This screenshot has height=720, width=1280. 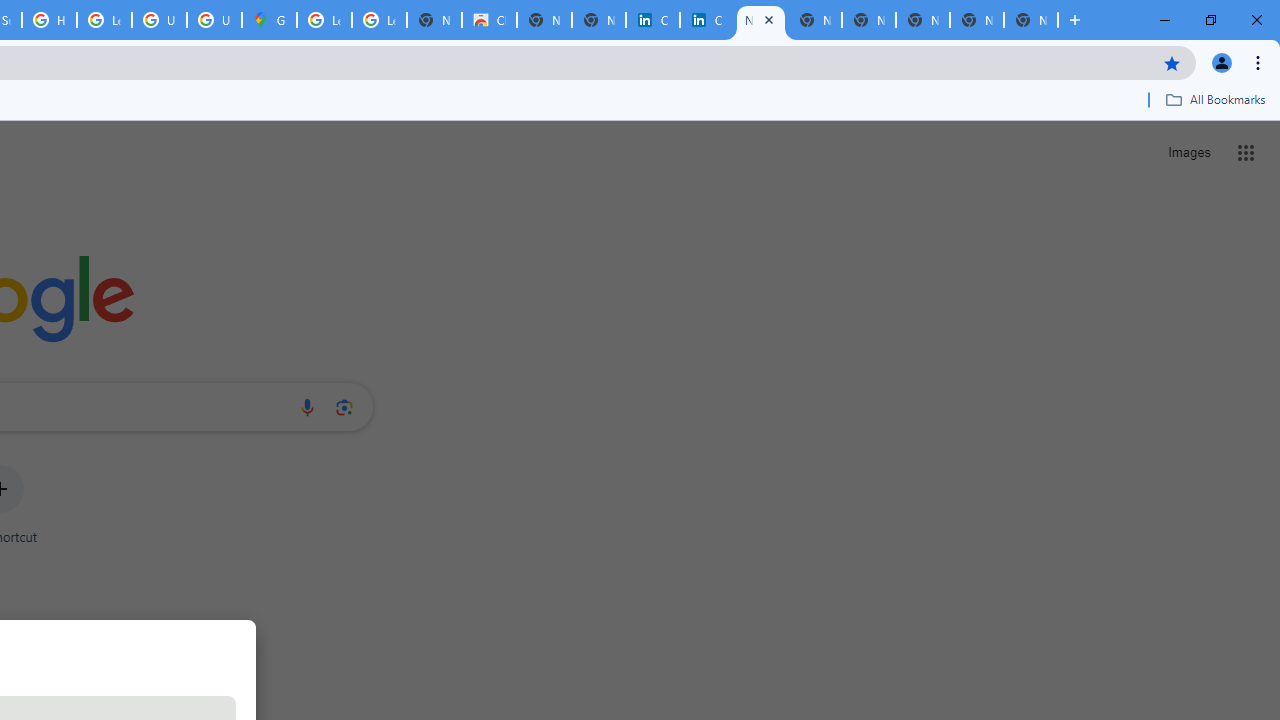 I want to click on 'New Tab', so click(x=1074, y=20).